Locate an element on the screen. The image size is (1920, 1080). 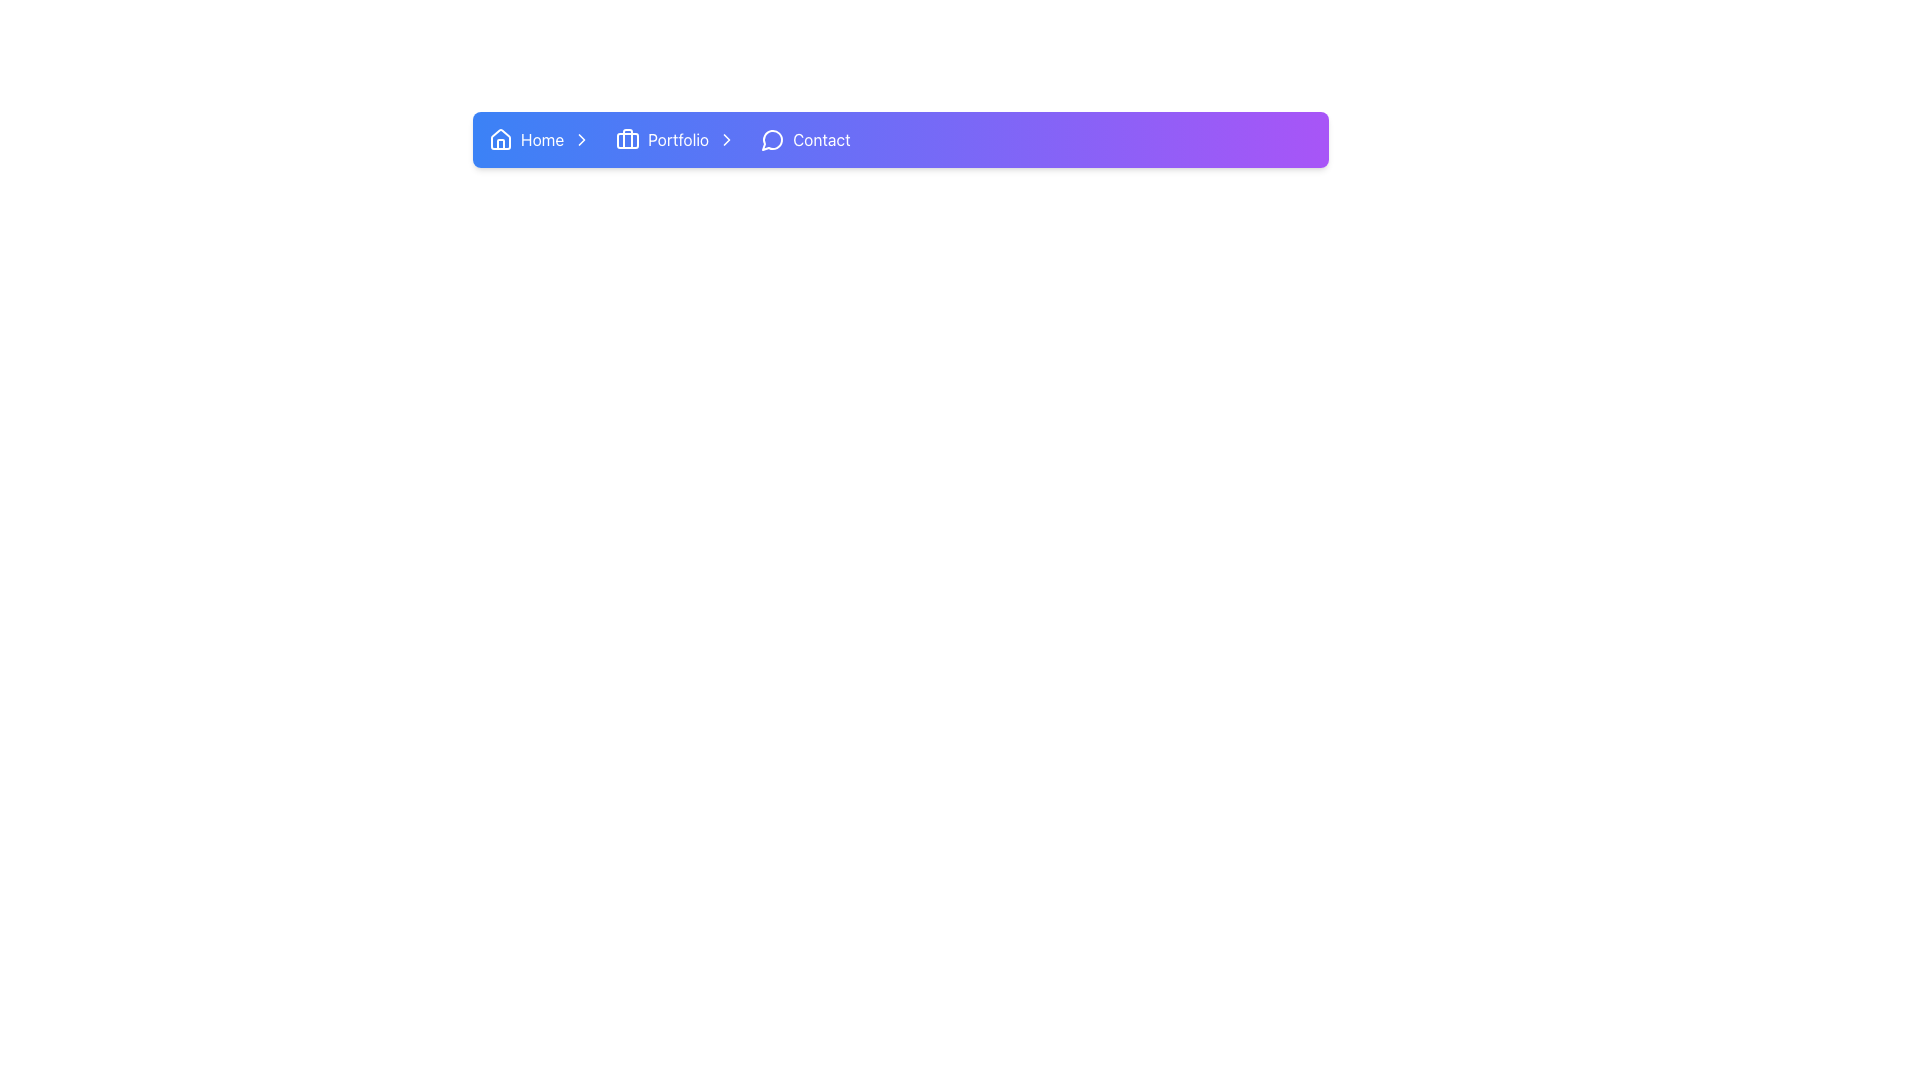
the navigation link located in the navigation bar, positioned between a house icon and a chevron icon is located at coordinates (542, 138).